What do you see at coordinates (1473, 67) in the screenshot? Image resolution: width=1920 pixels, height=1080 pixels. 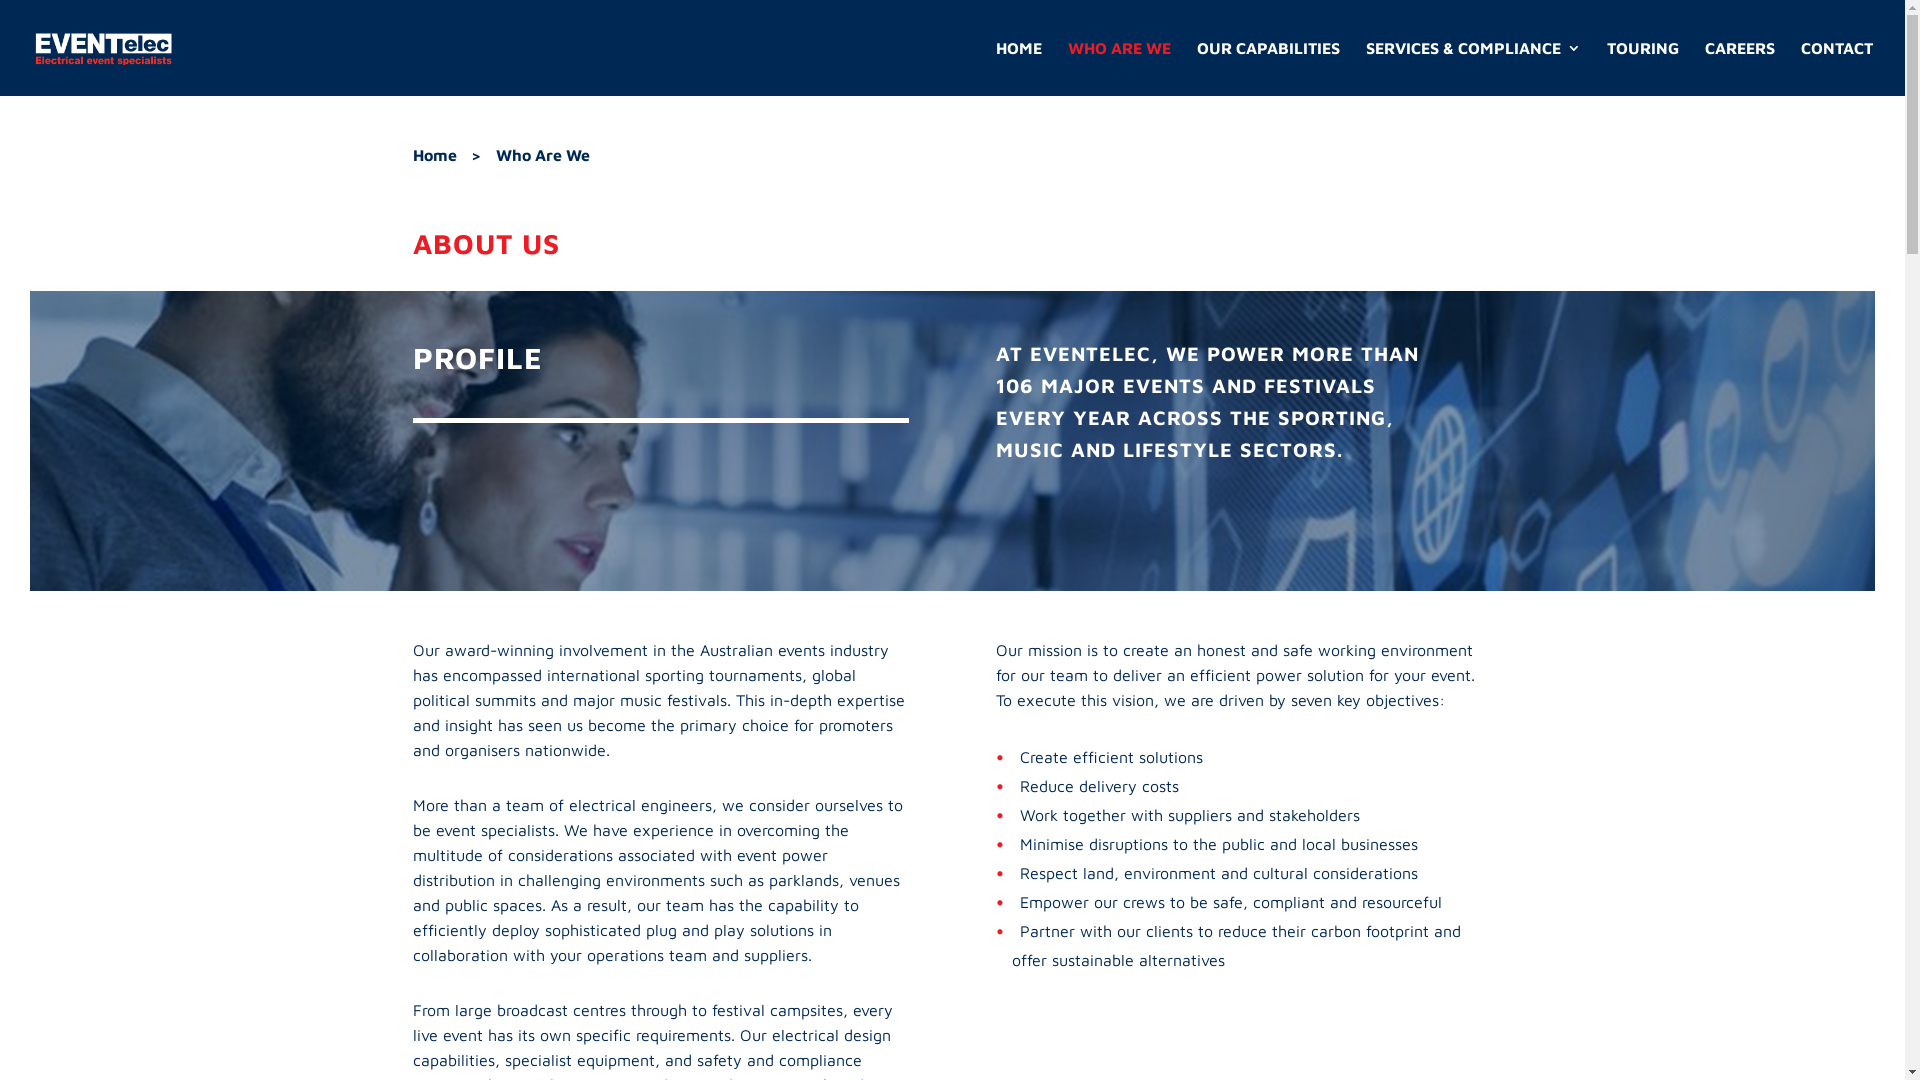 I see `'SERVICES & COMPLIANCE'` at bounding box center [1473, 67].